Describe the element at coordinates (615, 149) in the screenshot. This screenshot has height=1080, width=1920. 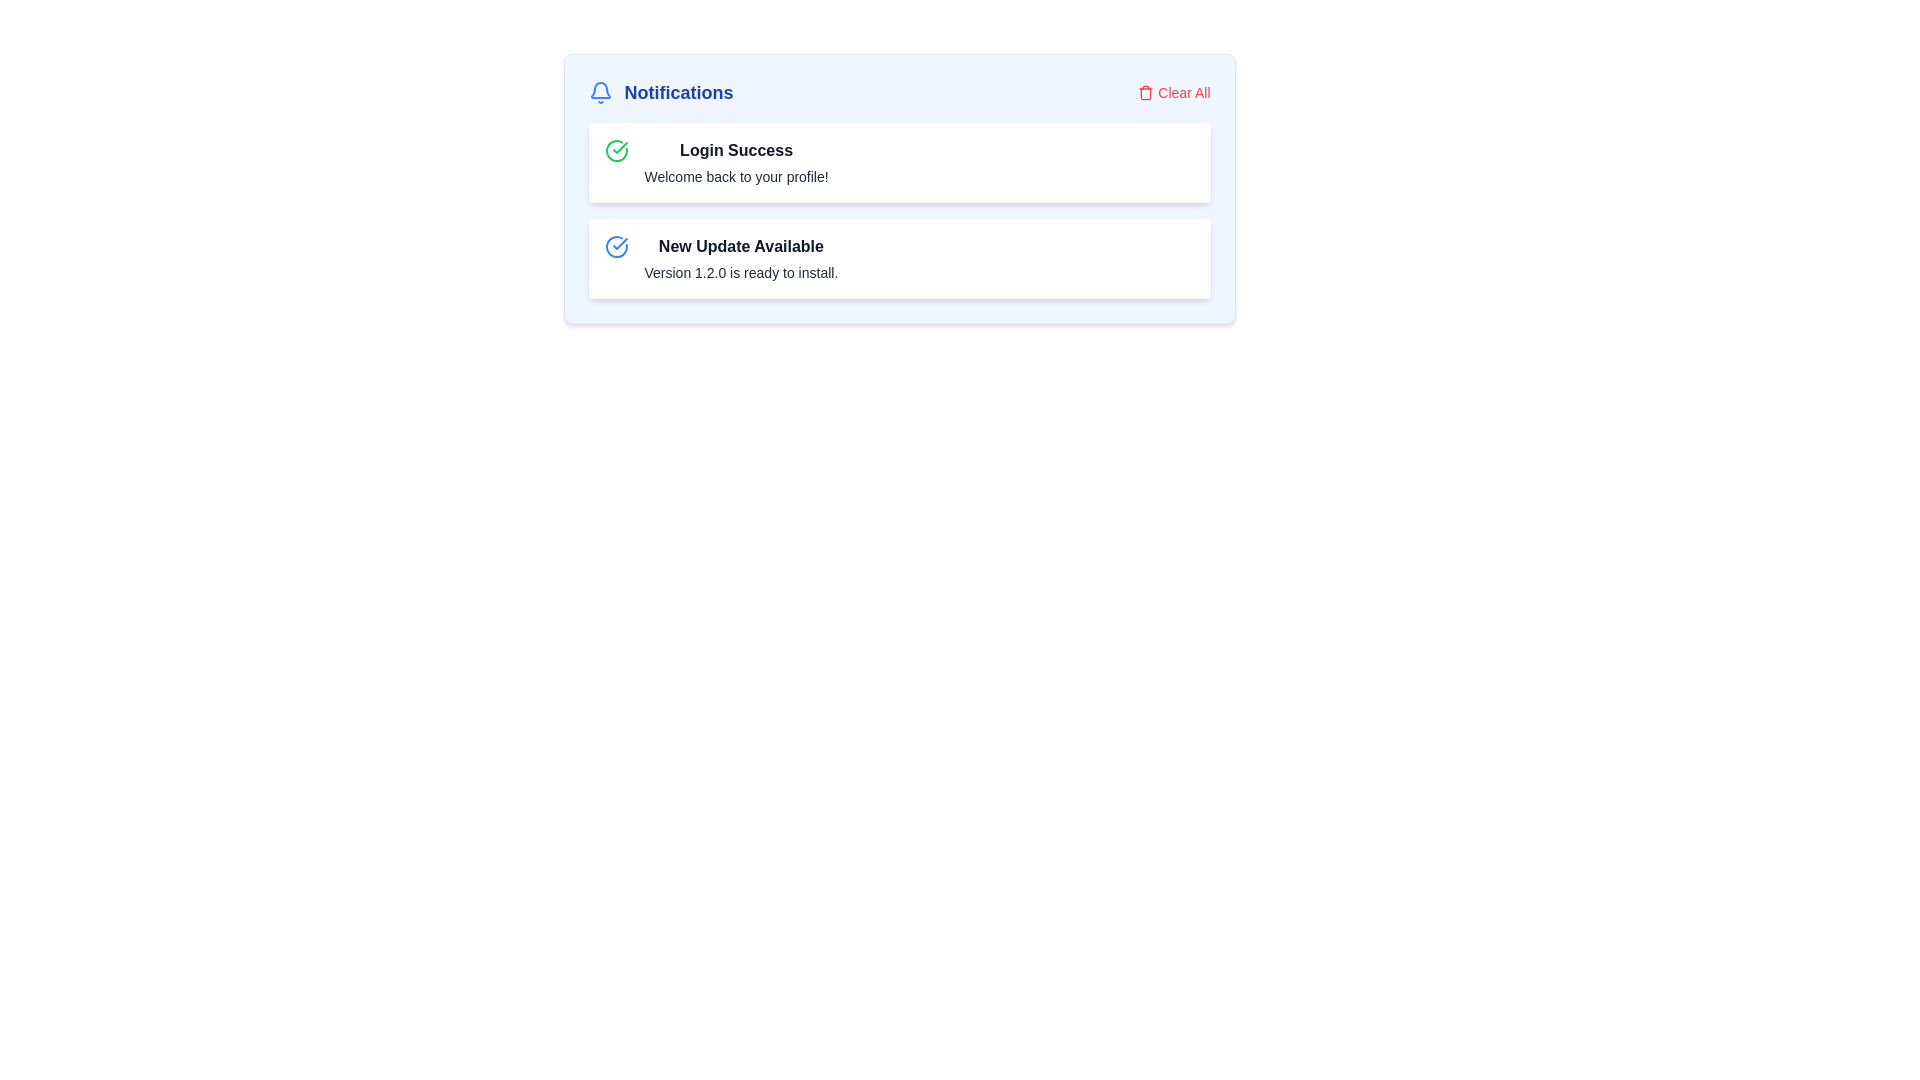
I see `the success confirmation icon in the 'Login Success' notification card, which indicates that an operation has been successfully completed` at that location.